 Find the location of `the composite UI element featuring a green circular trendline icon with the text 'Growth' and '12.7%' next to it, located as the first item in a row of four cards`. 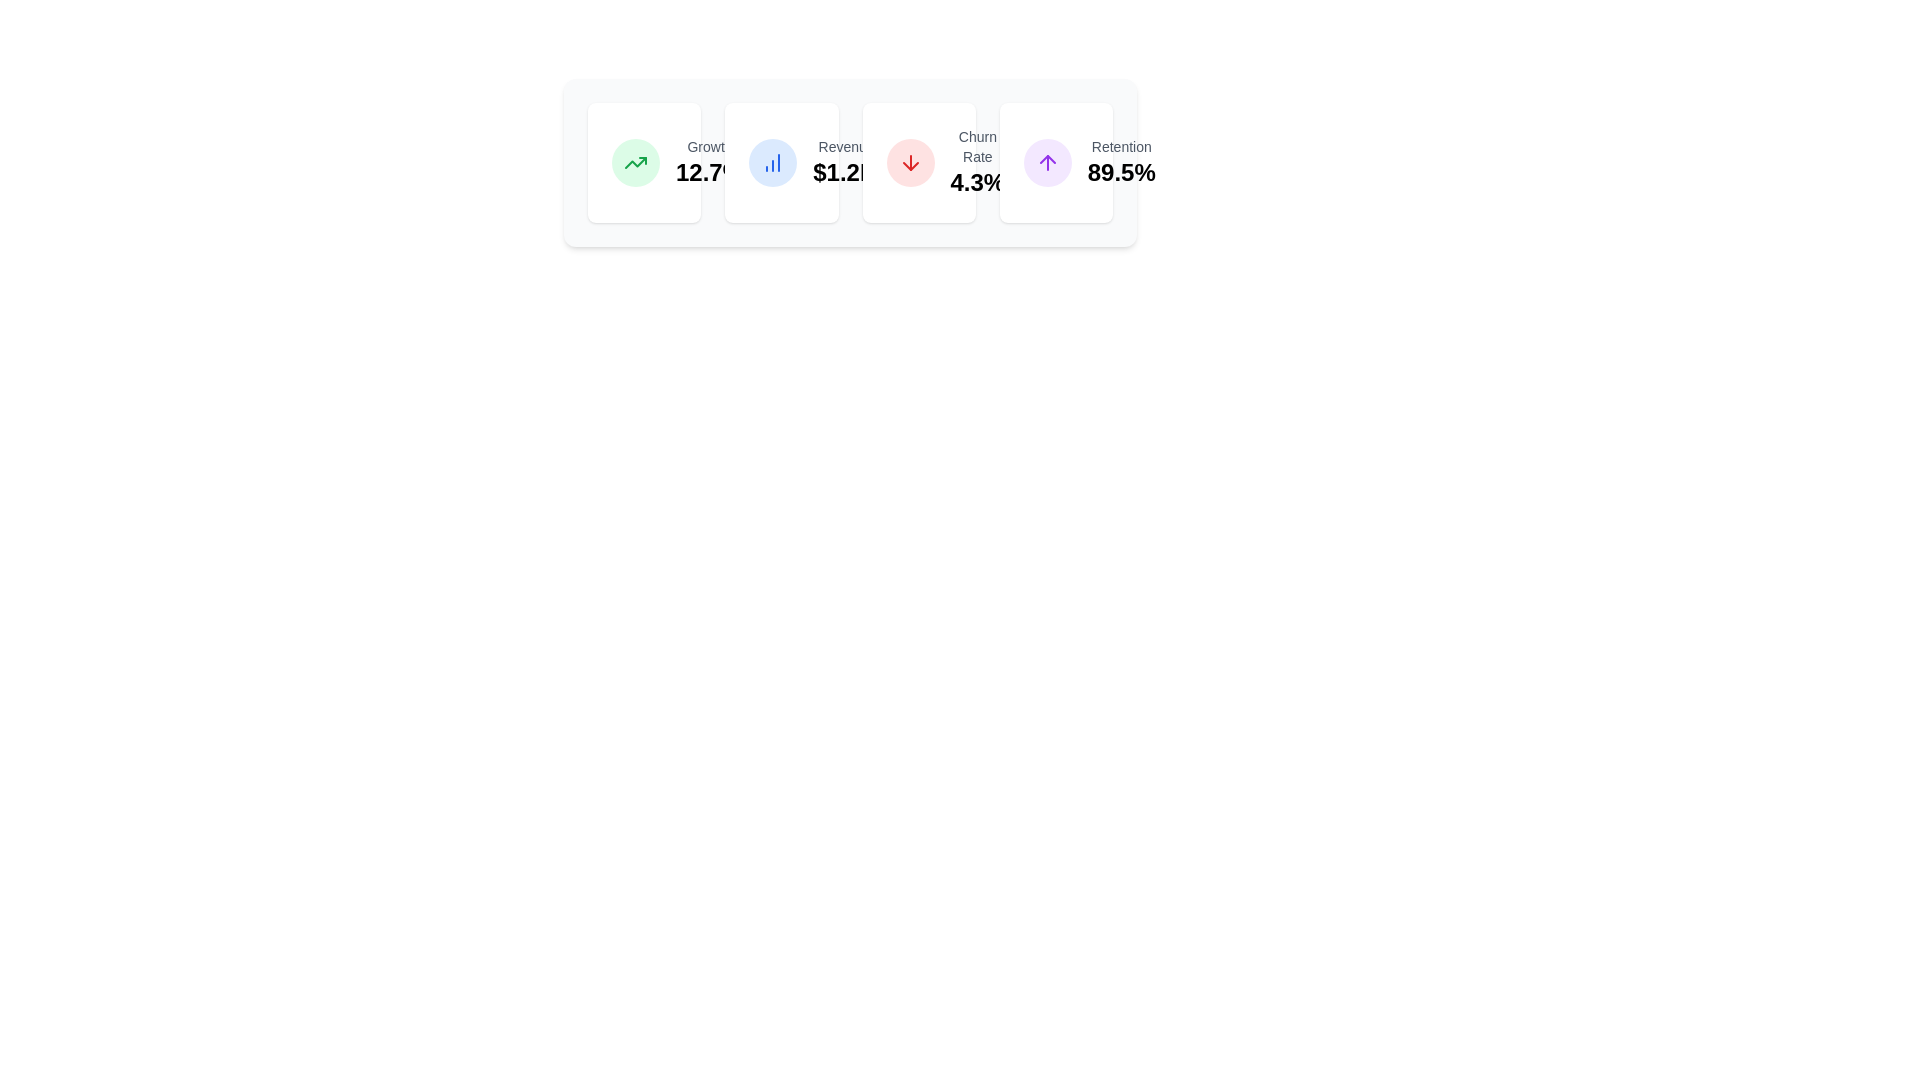

the composite UI element featuring a green circular trendline icon with the text 'Growth' and '12.7%' next to it, located as the first item in a row of four cards is located at coordinates (644, 161).